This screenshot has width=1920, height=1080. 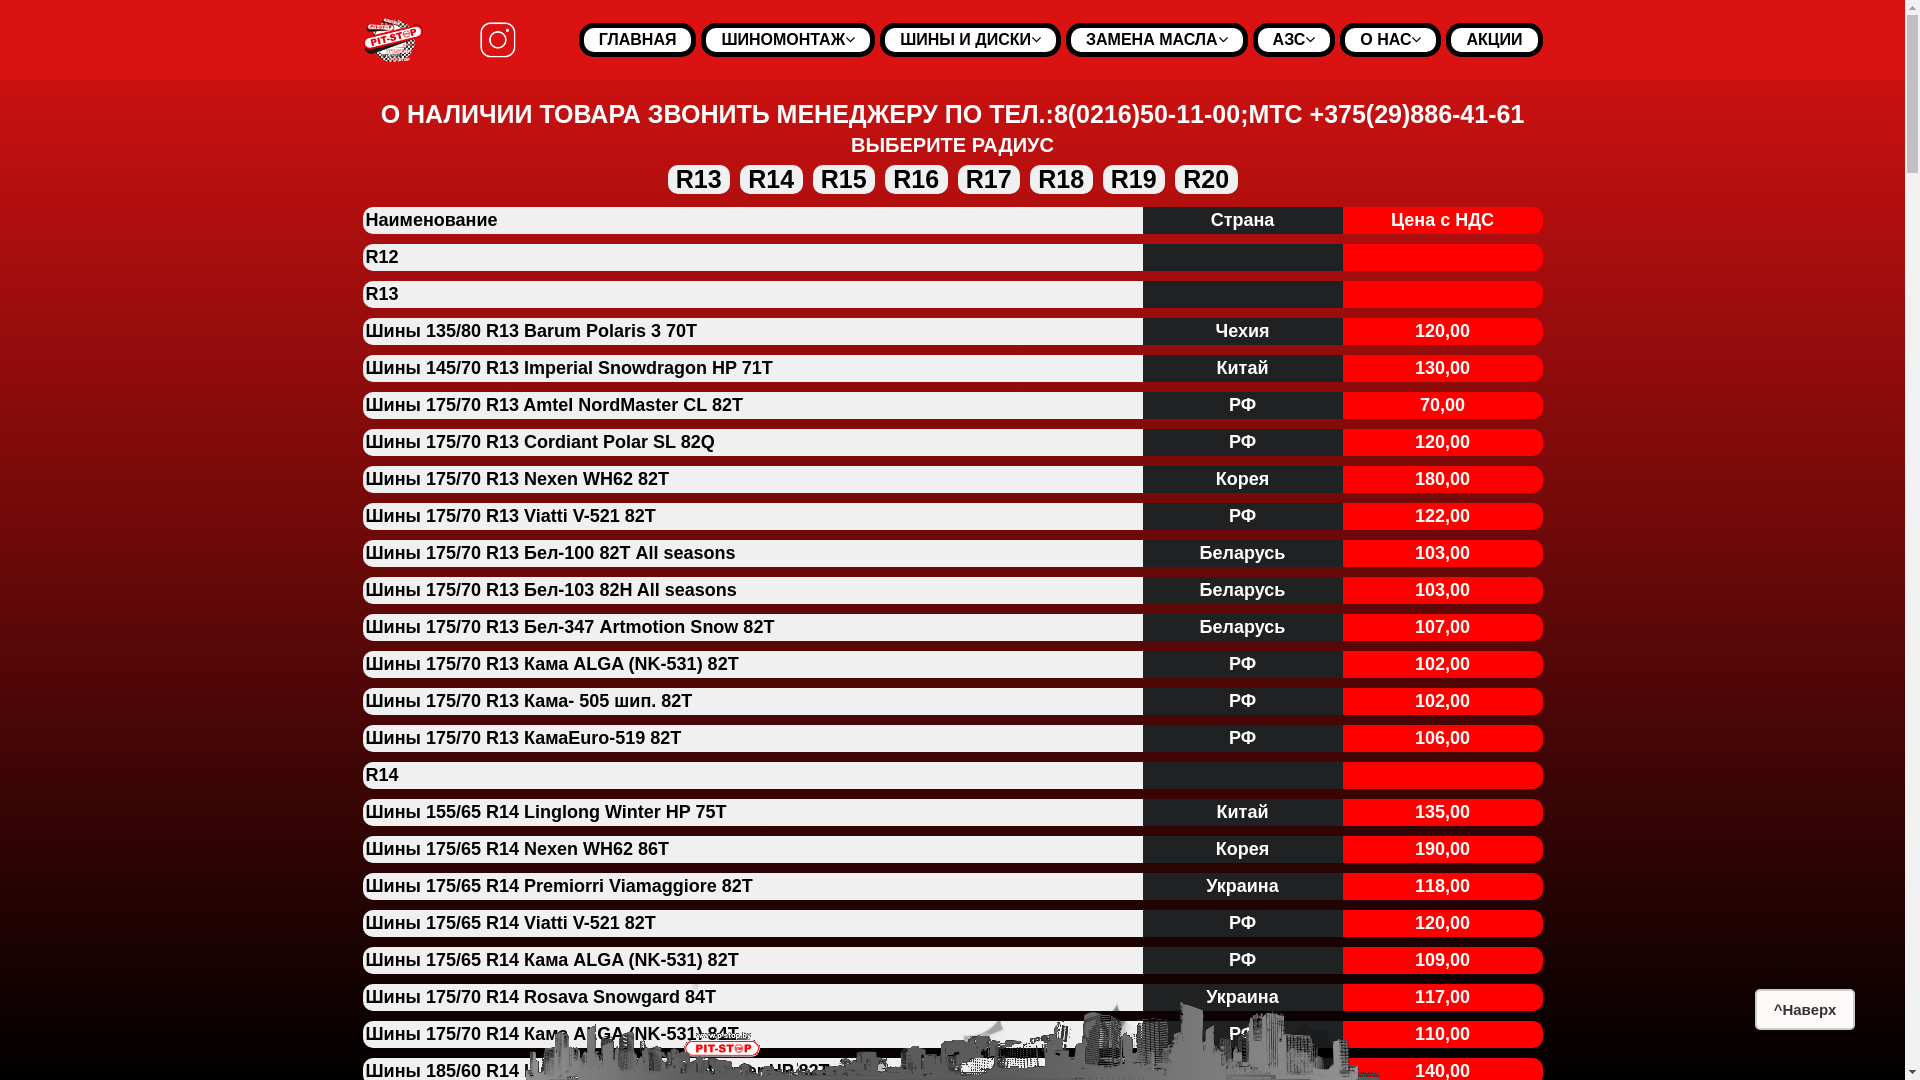 I want to click on 'R13', so click(x=699, y=177).